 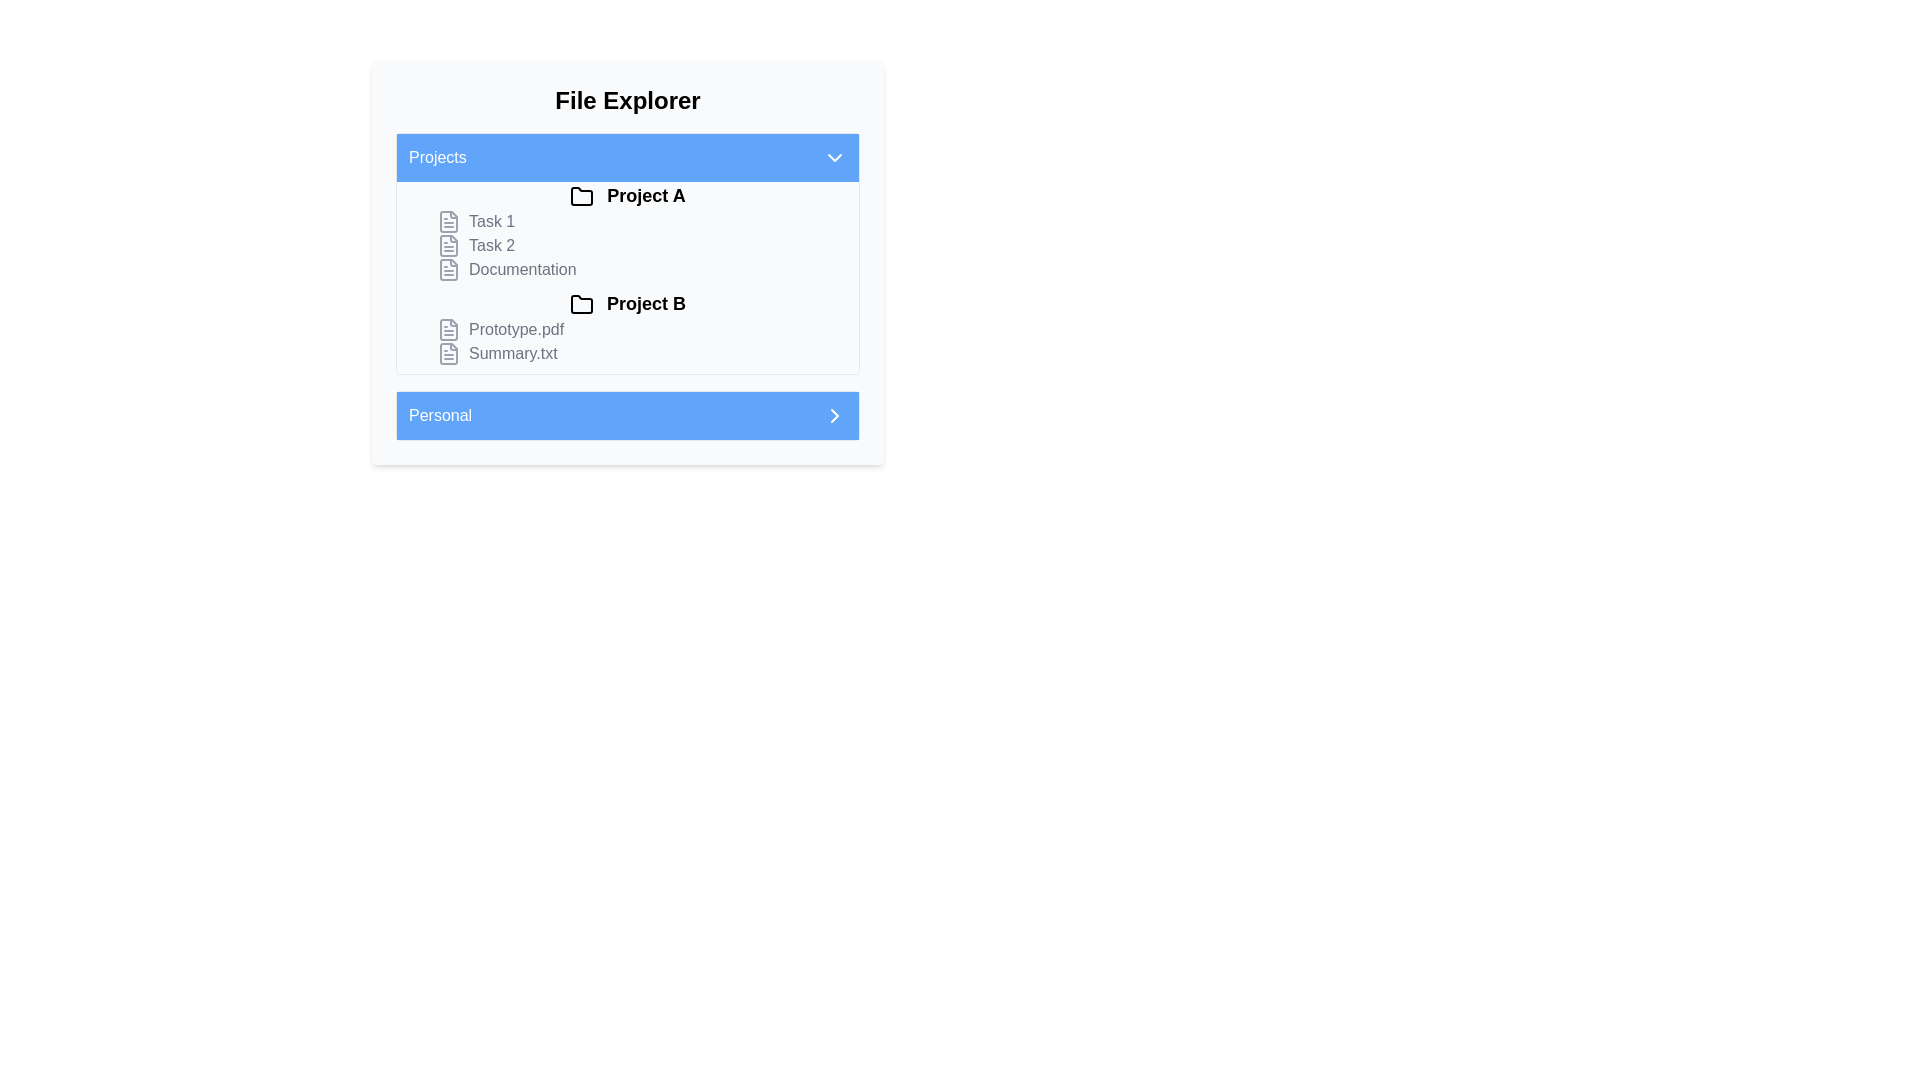 I want to click on the 'Personal' folder button located at the bottom of the 'Projects' section in the File Explorer interface, so click(x=627, y=415).